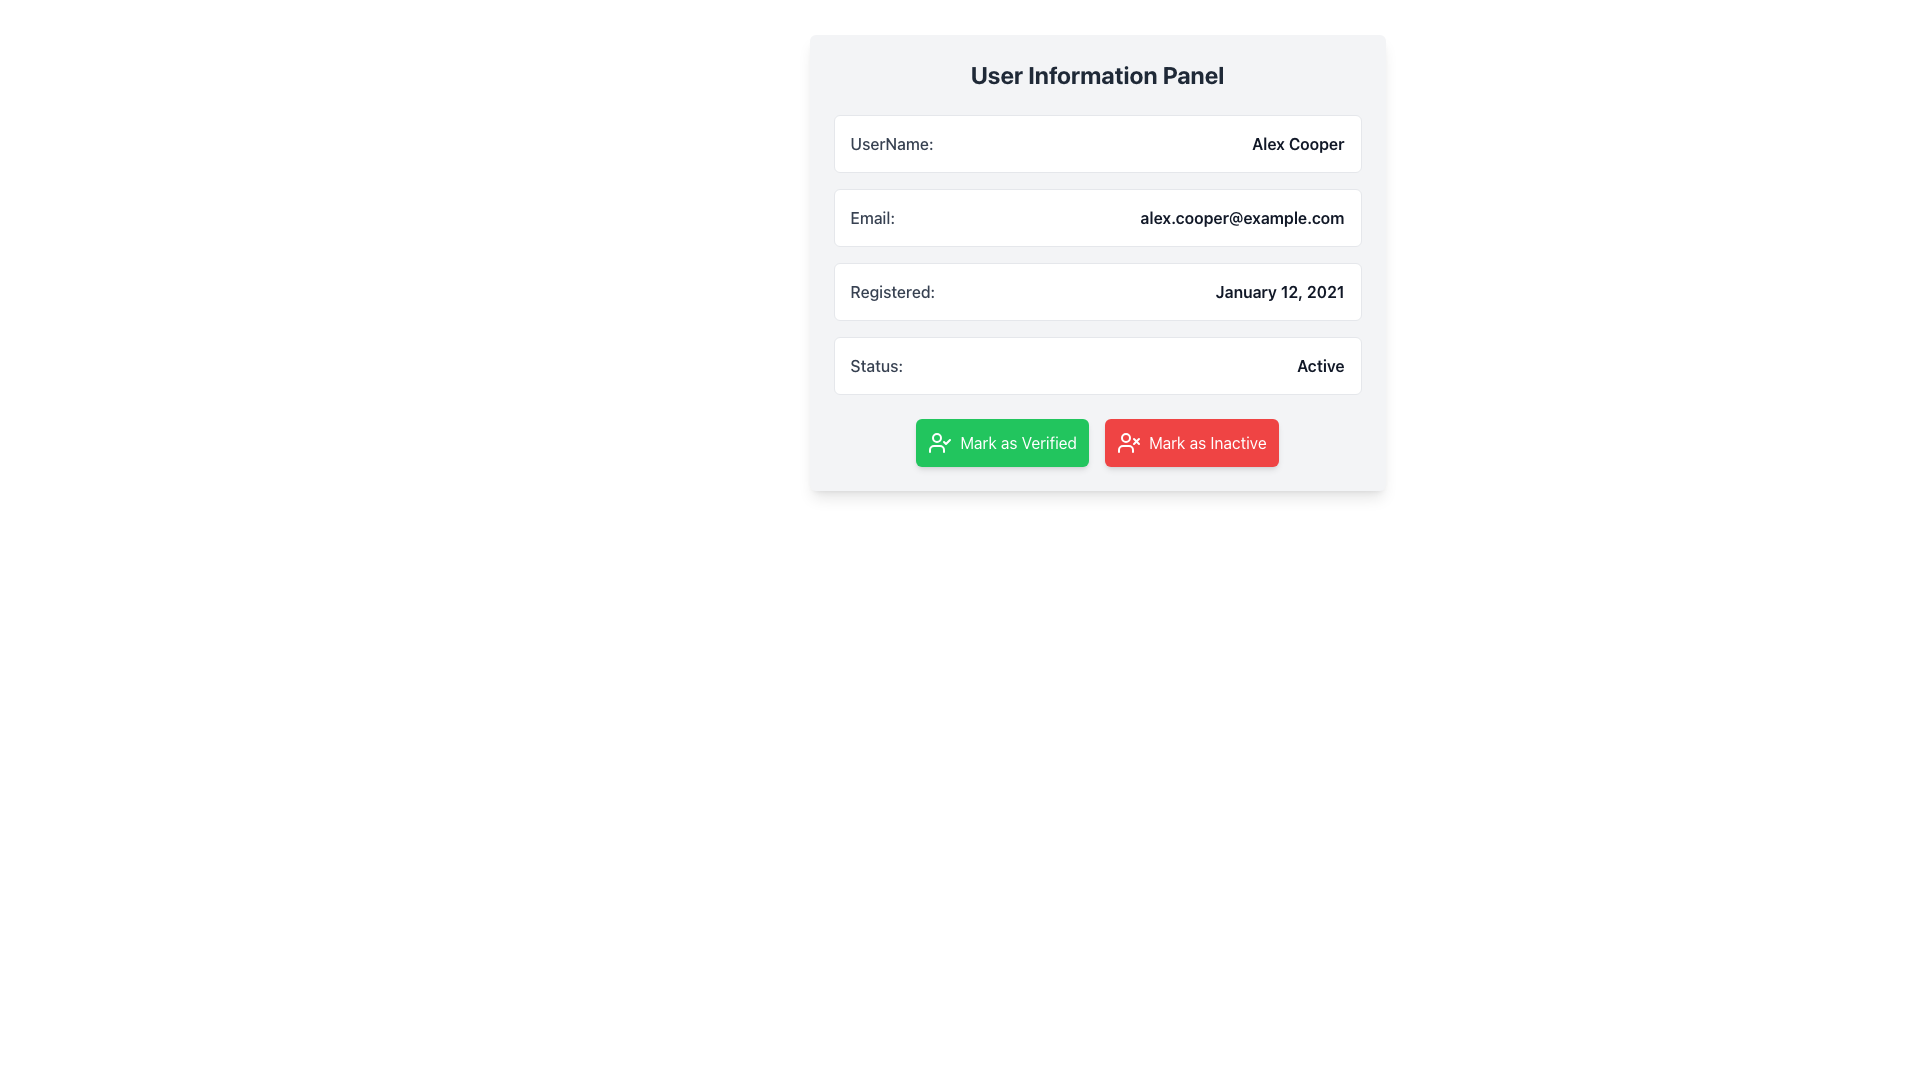 This screenshot has width=1920, height=1080. I want to click on the email display field that shows the email address 'alex.cooper@example.com' in the User Information Panel, so click(1096, 218).